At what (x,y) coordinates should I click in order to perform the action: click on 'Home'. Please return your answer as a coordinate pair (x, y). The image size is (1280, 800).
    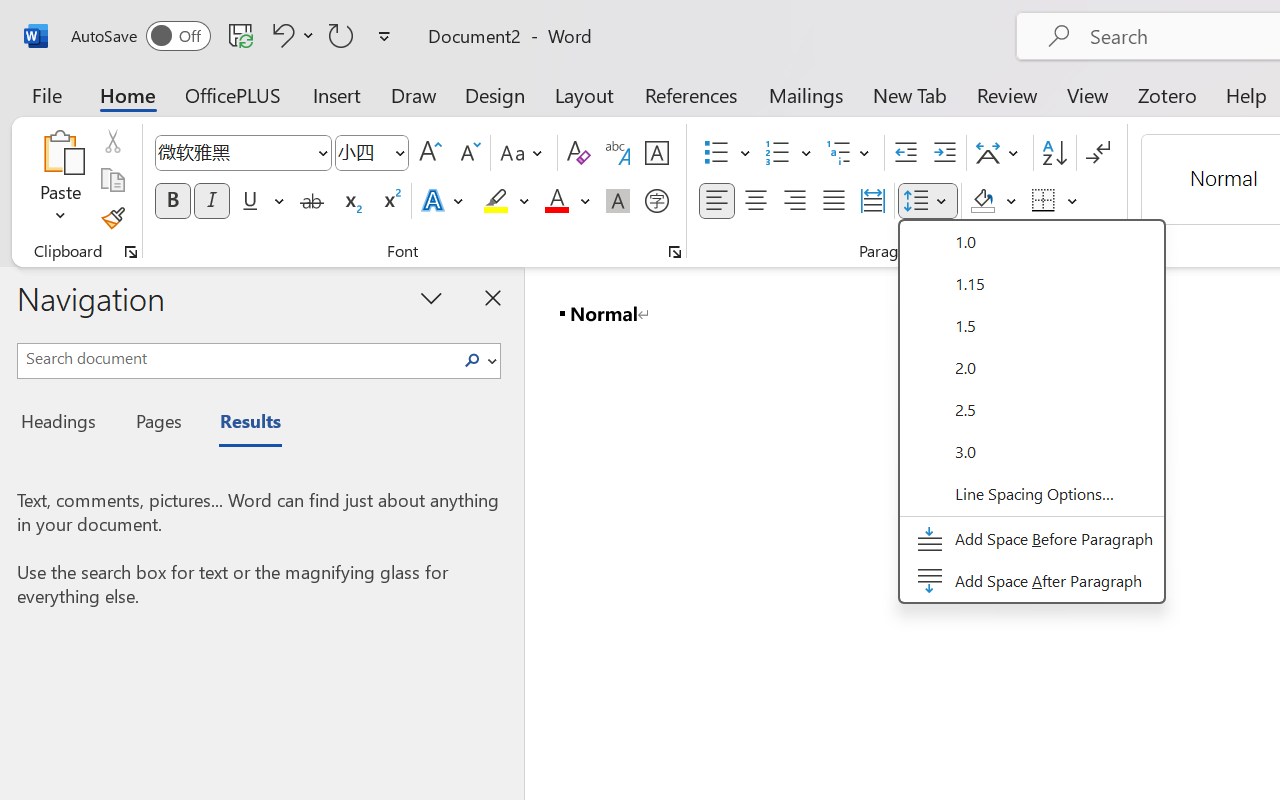
    Looking at the image, I should click on (127, 94).